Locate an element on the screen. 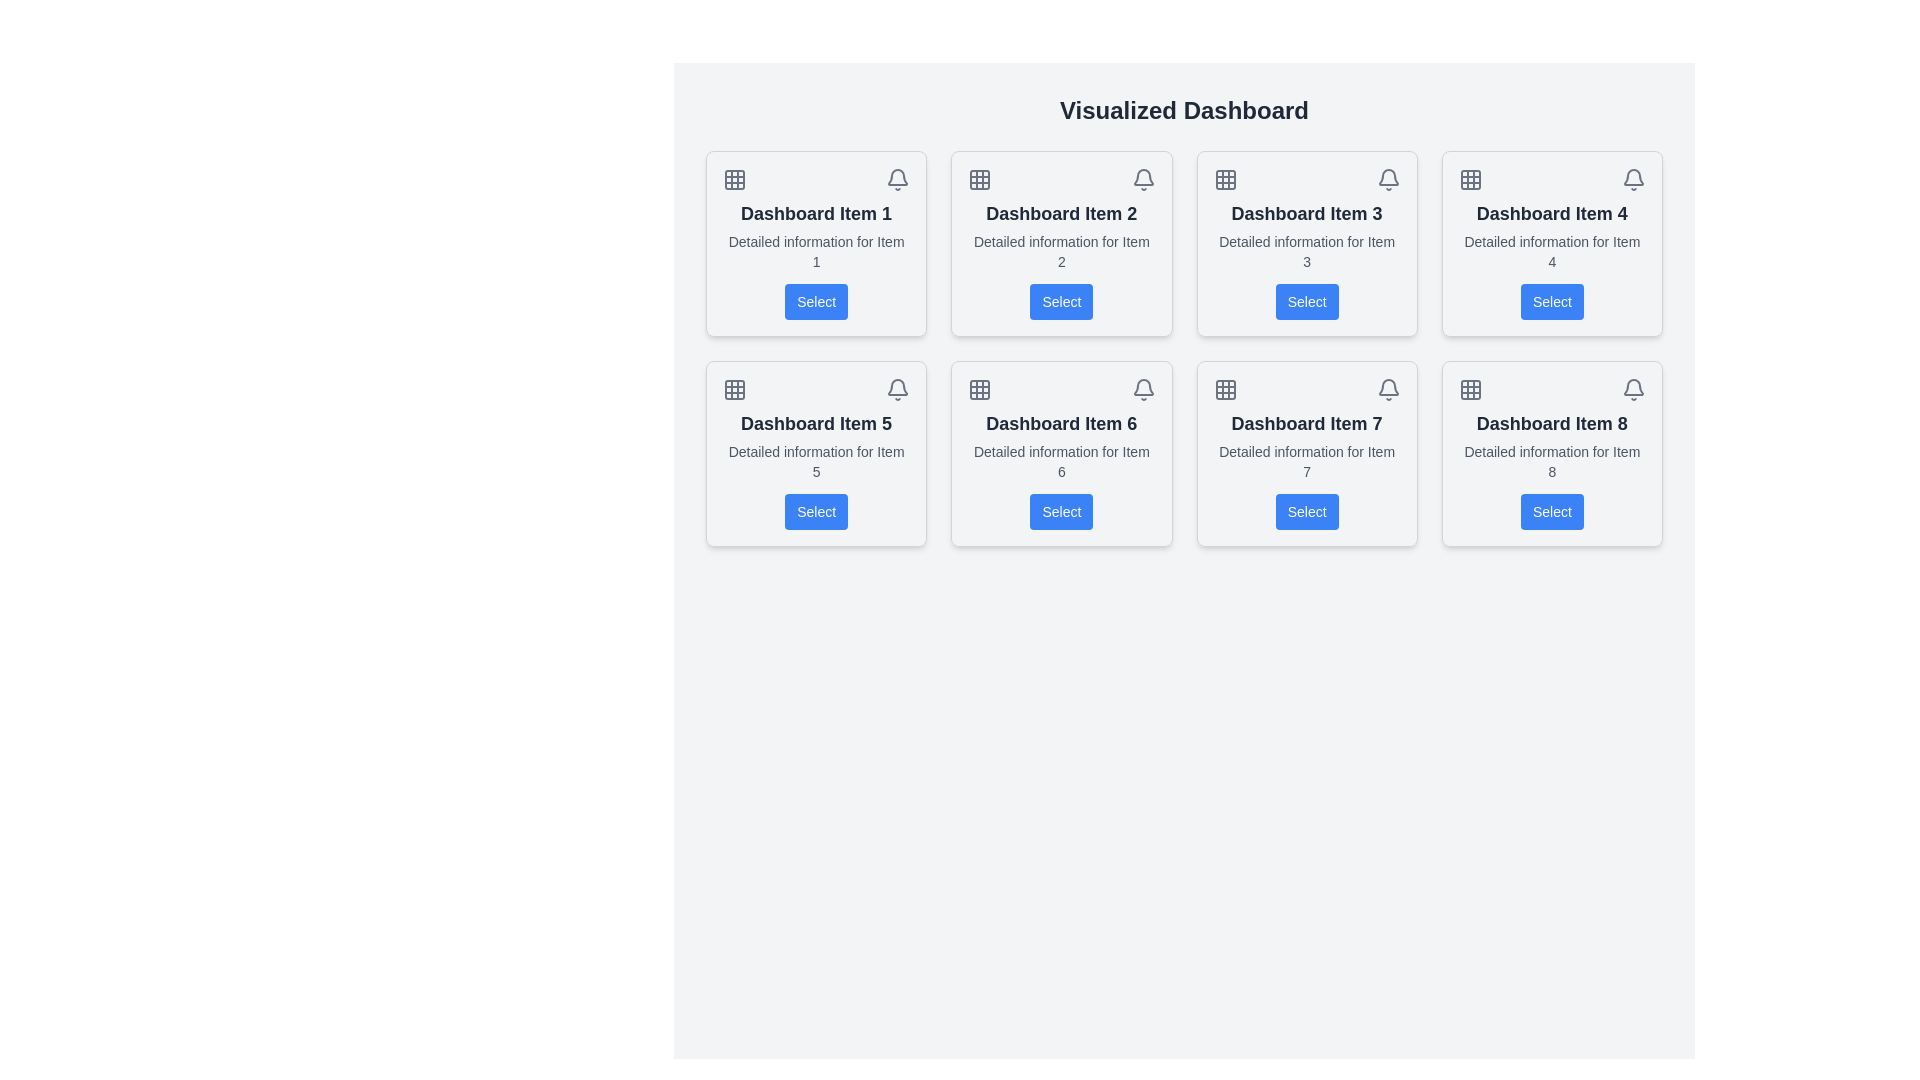 The width and height of the screenshot is (1920, 1080). the rectangular button with a blue background and white text stating 'Select' located at the bottom of the card labeled 'Dashboard Item 5' in the dashboard interface is located at coordinates (816, 511).